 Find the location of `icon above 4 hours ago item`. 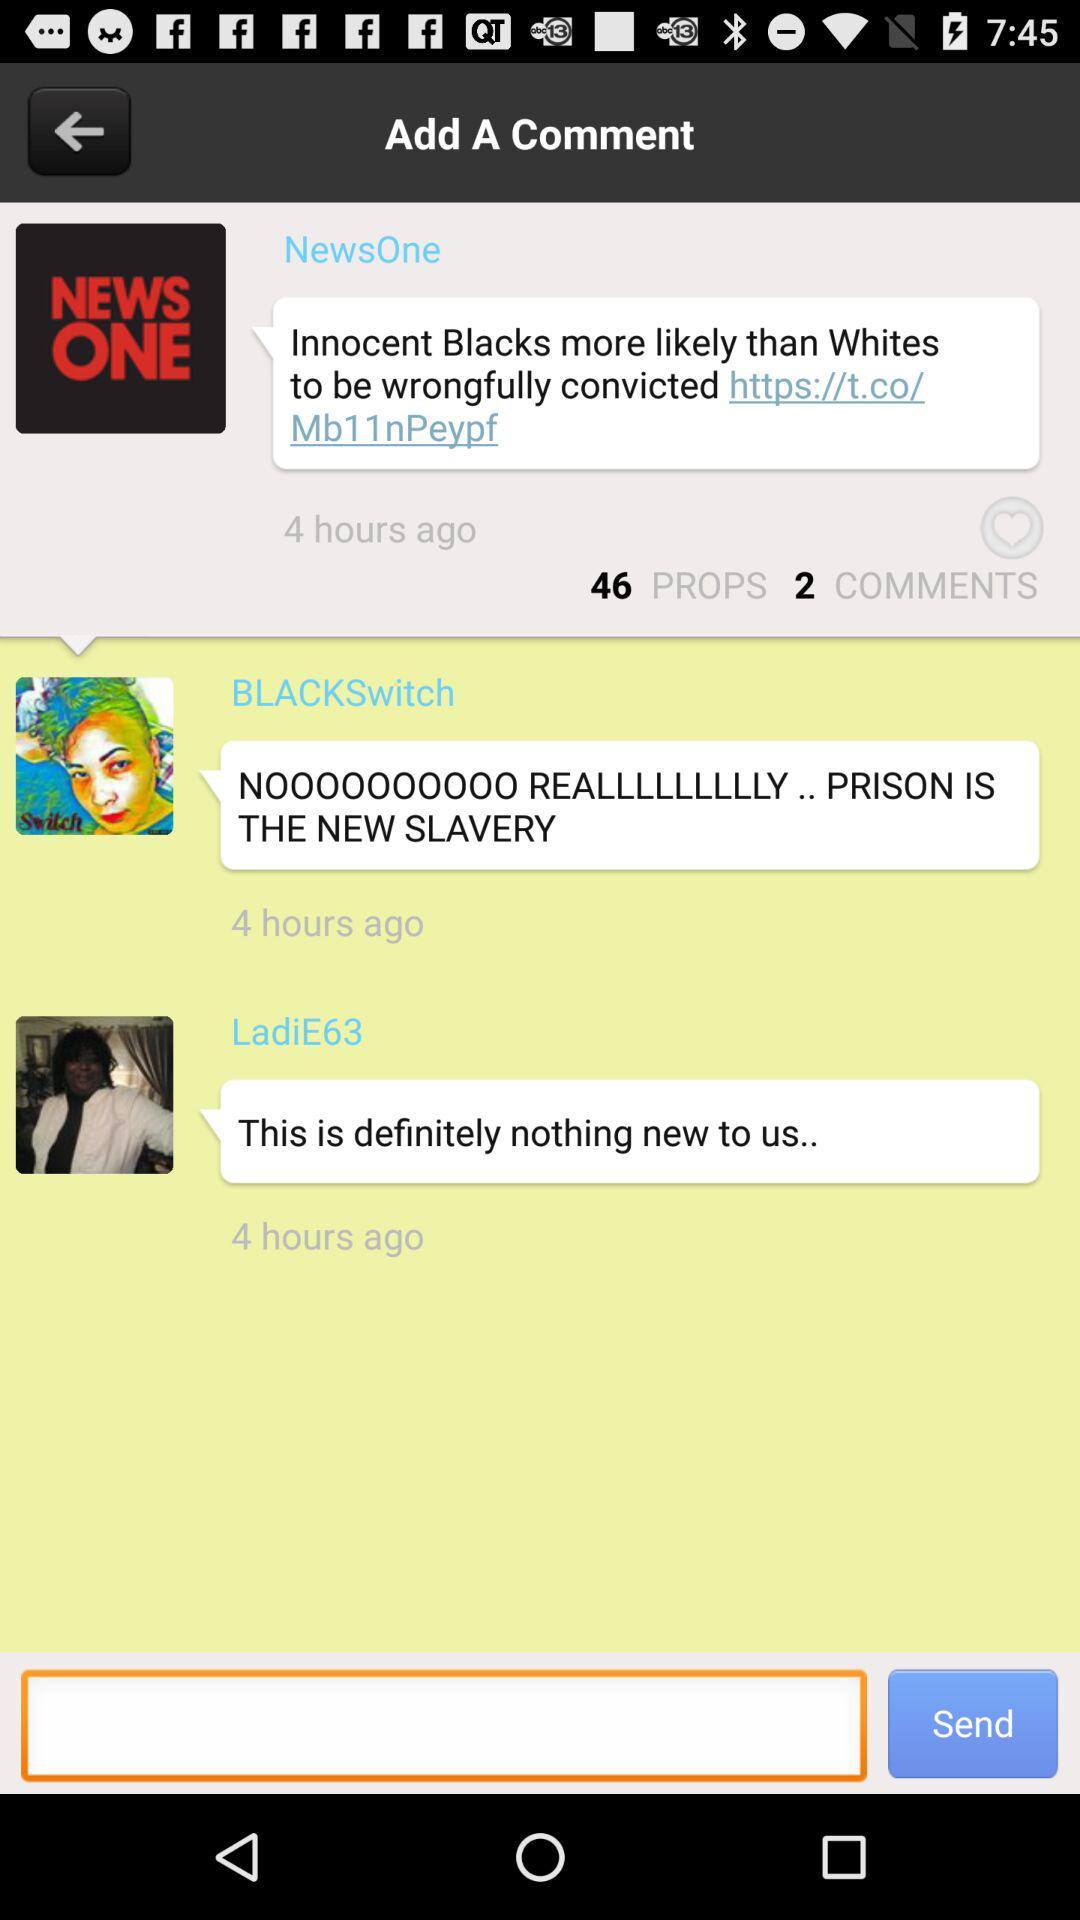

icon above 4 hours ago item is located at coordinates (617, 806).